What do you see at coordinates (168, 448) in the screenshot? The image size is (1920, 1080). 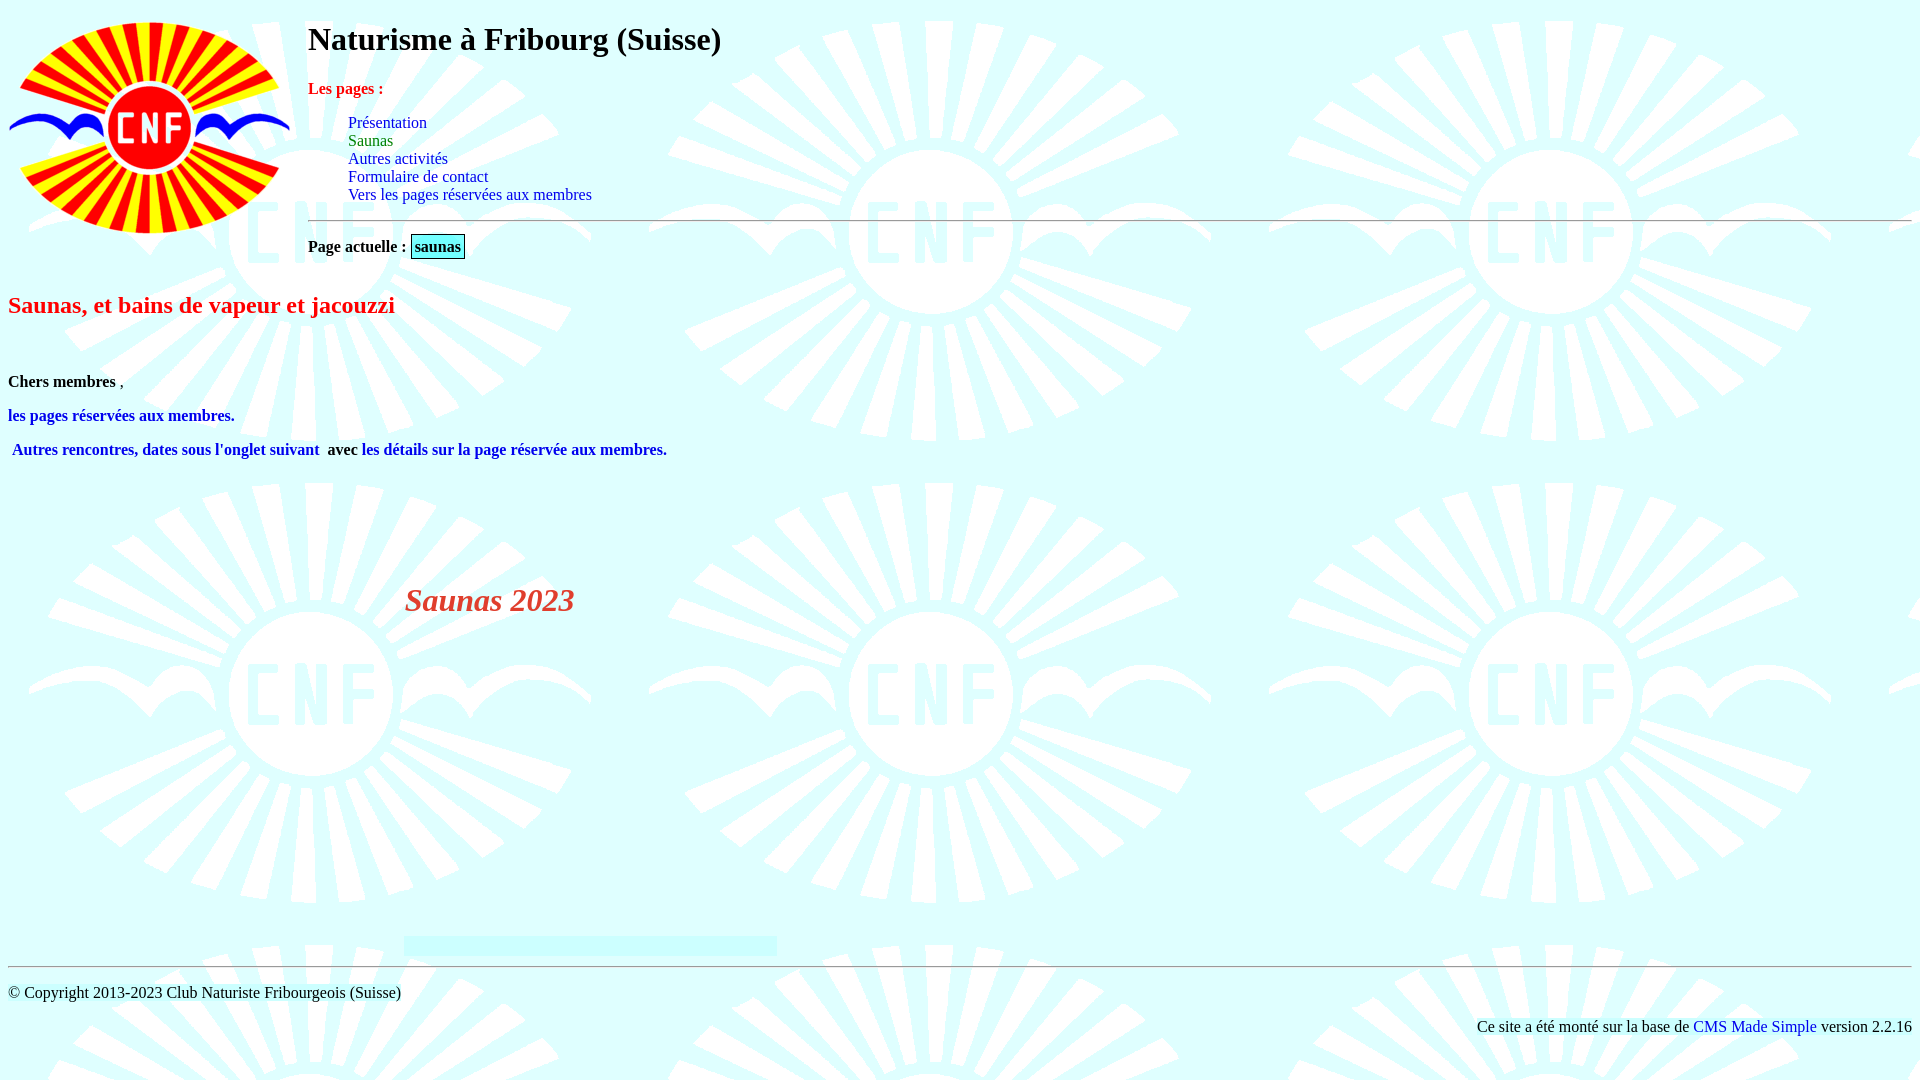 I see `'Autres rencontres, dates sous l'onglet suivant '` at bounding box center [168, 448].